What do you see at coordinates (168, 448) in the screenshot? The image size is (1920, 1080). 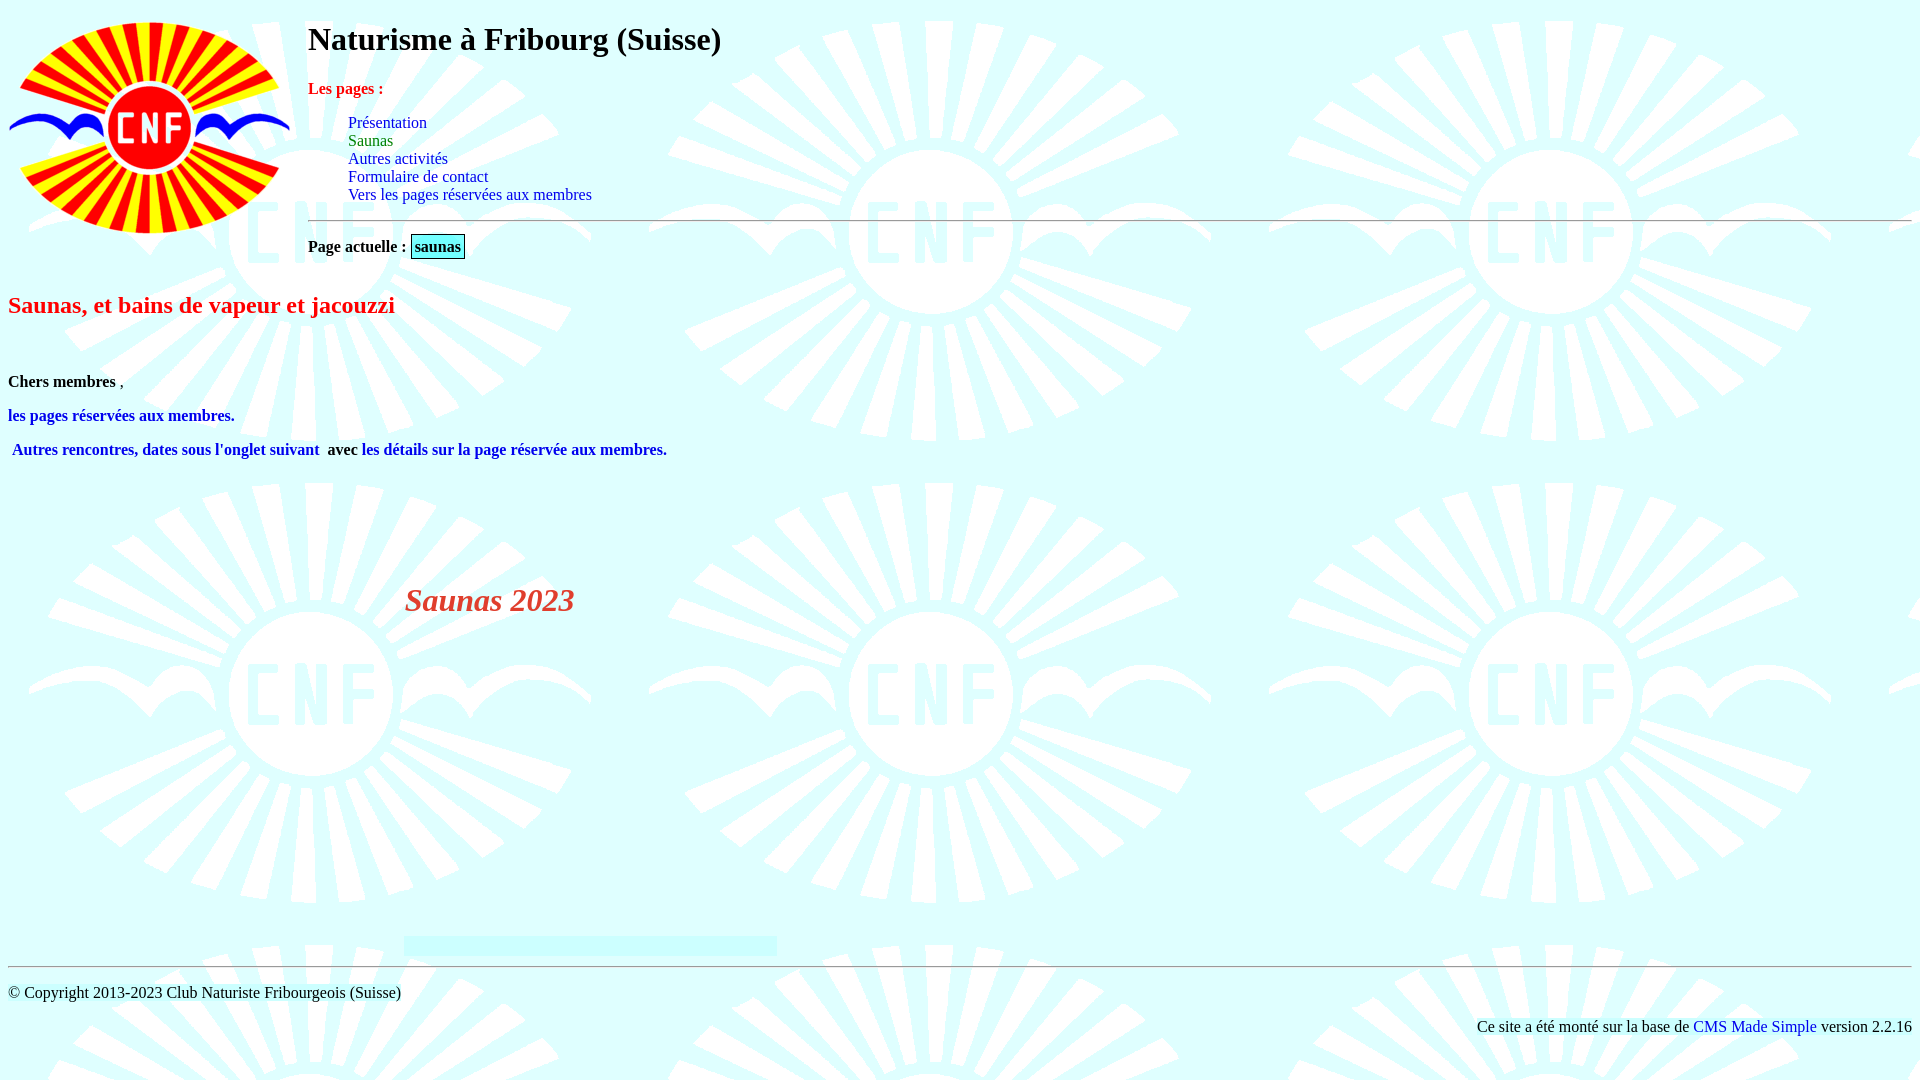 I see `'Autres rencontres, dates sous l'onglet suivant '` at bounding box center [168, 448].